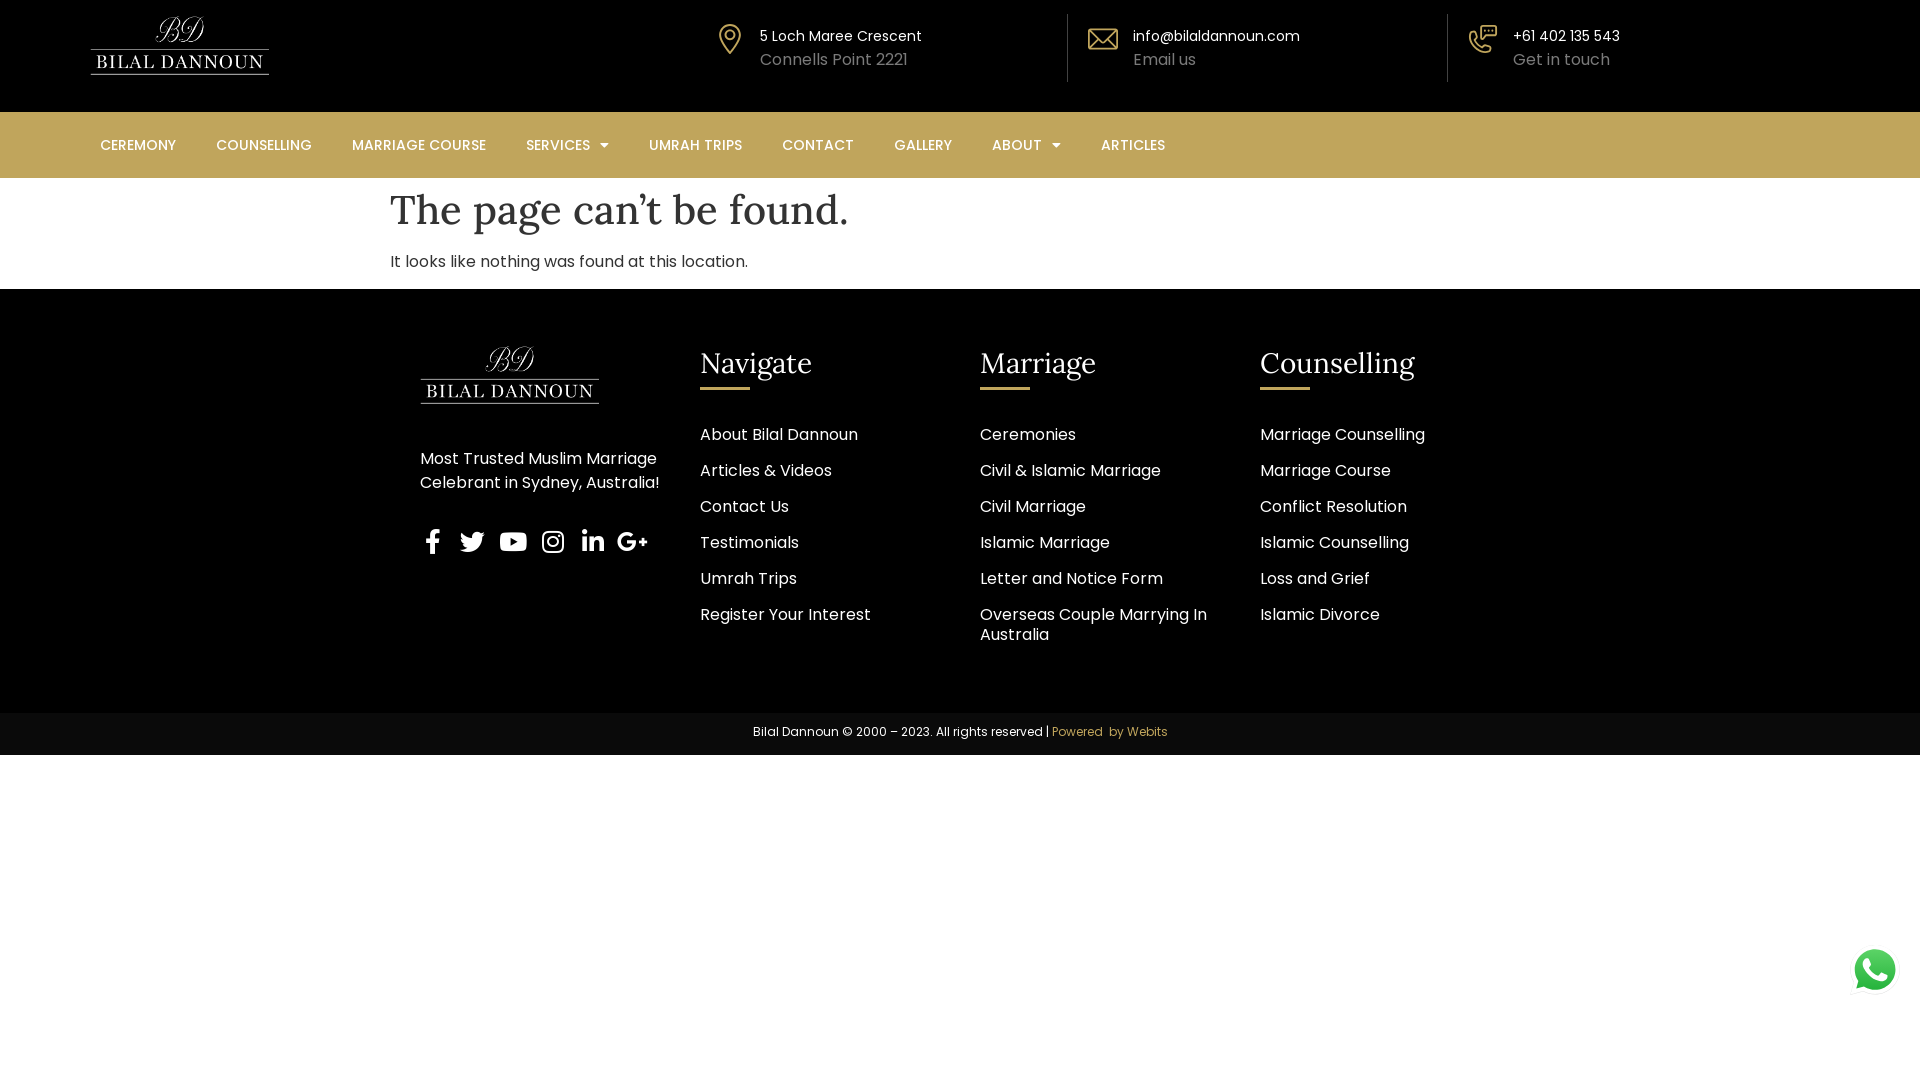 The image size is (1920, 1080). I want to click on 'CEREMONY', so click(137, 144).